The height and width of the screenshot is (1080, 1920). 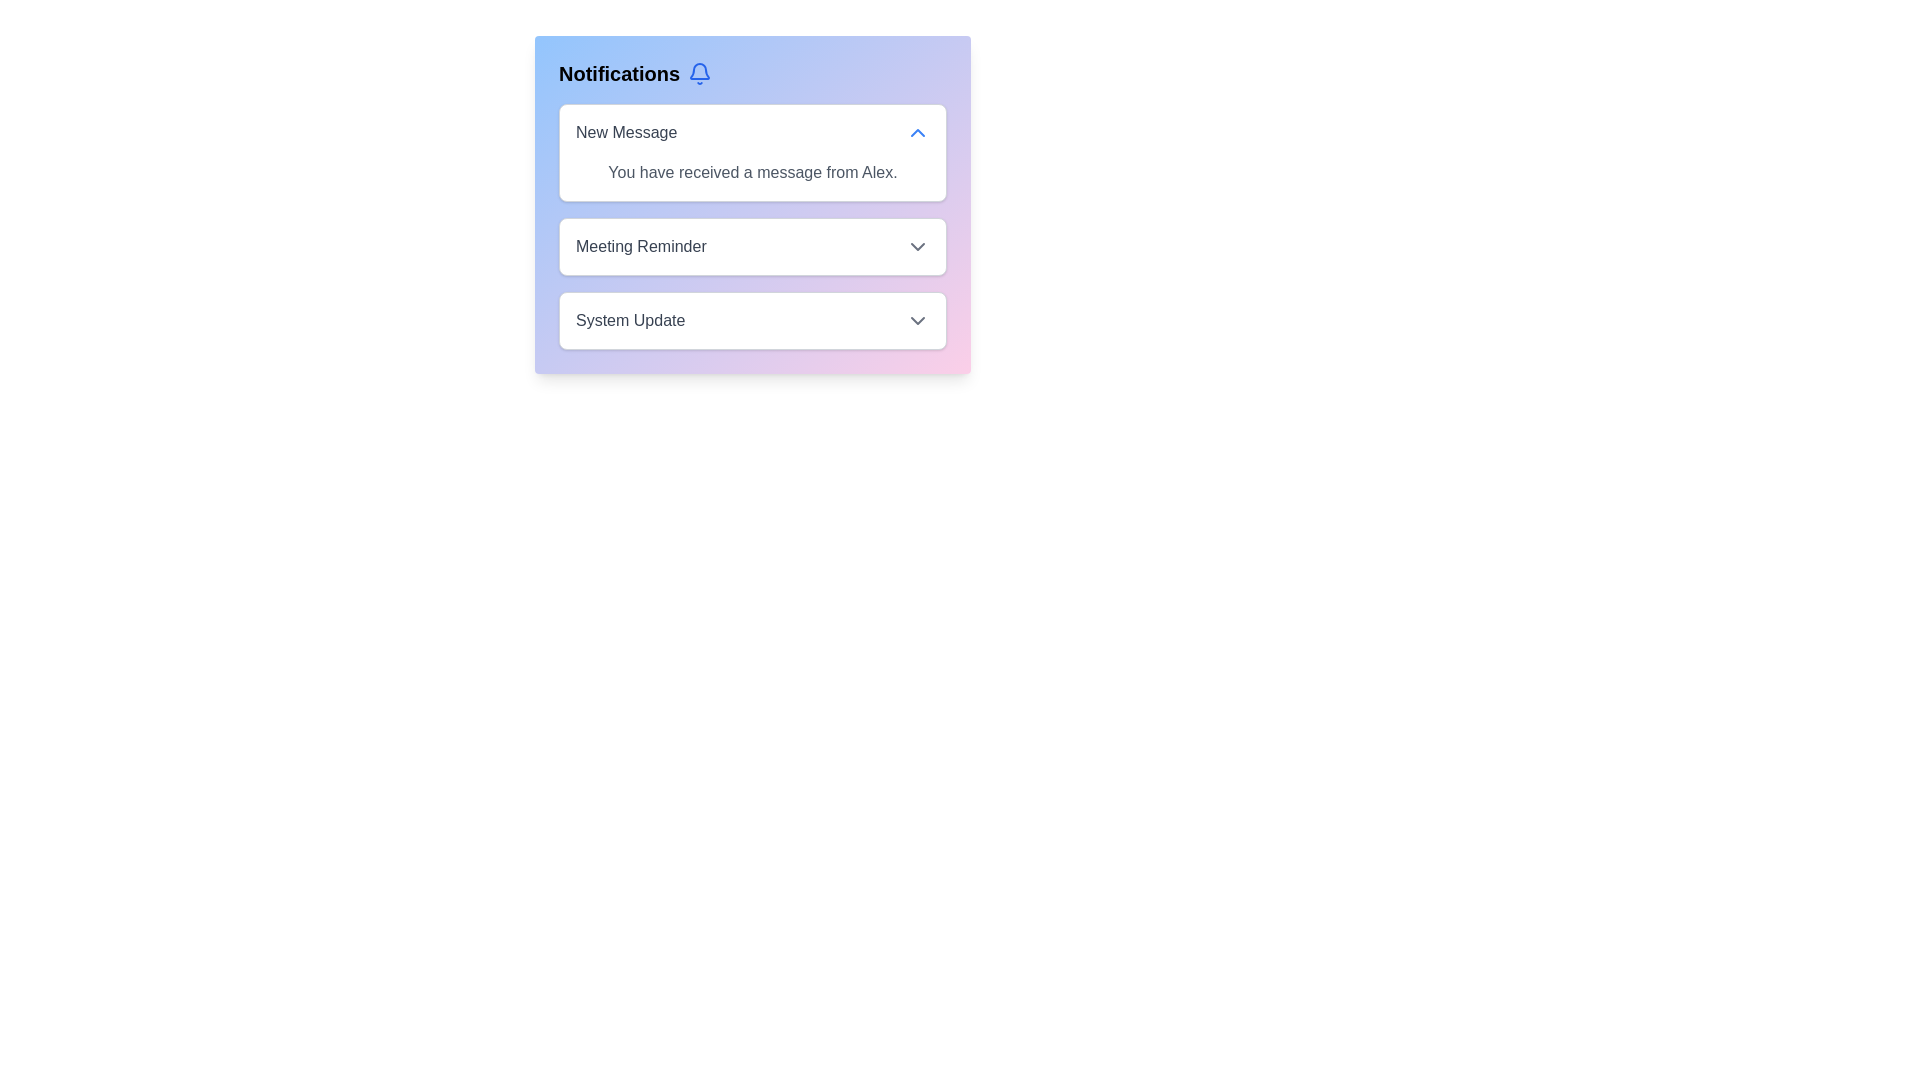 I want to click on the 'Meeting Reminder' collapsible card, which is the second card in a vertically stacked group of three cards, so click(x=752, y=245).